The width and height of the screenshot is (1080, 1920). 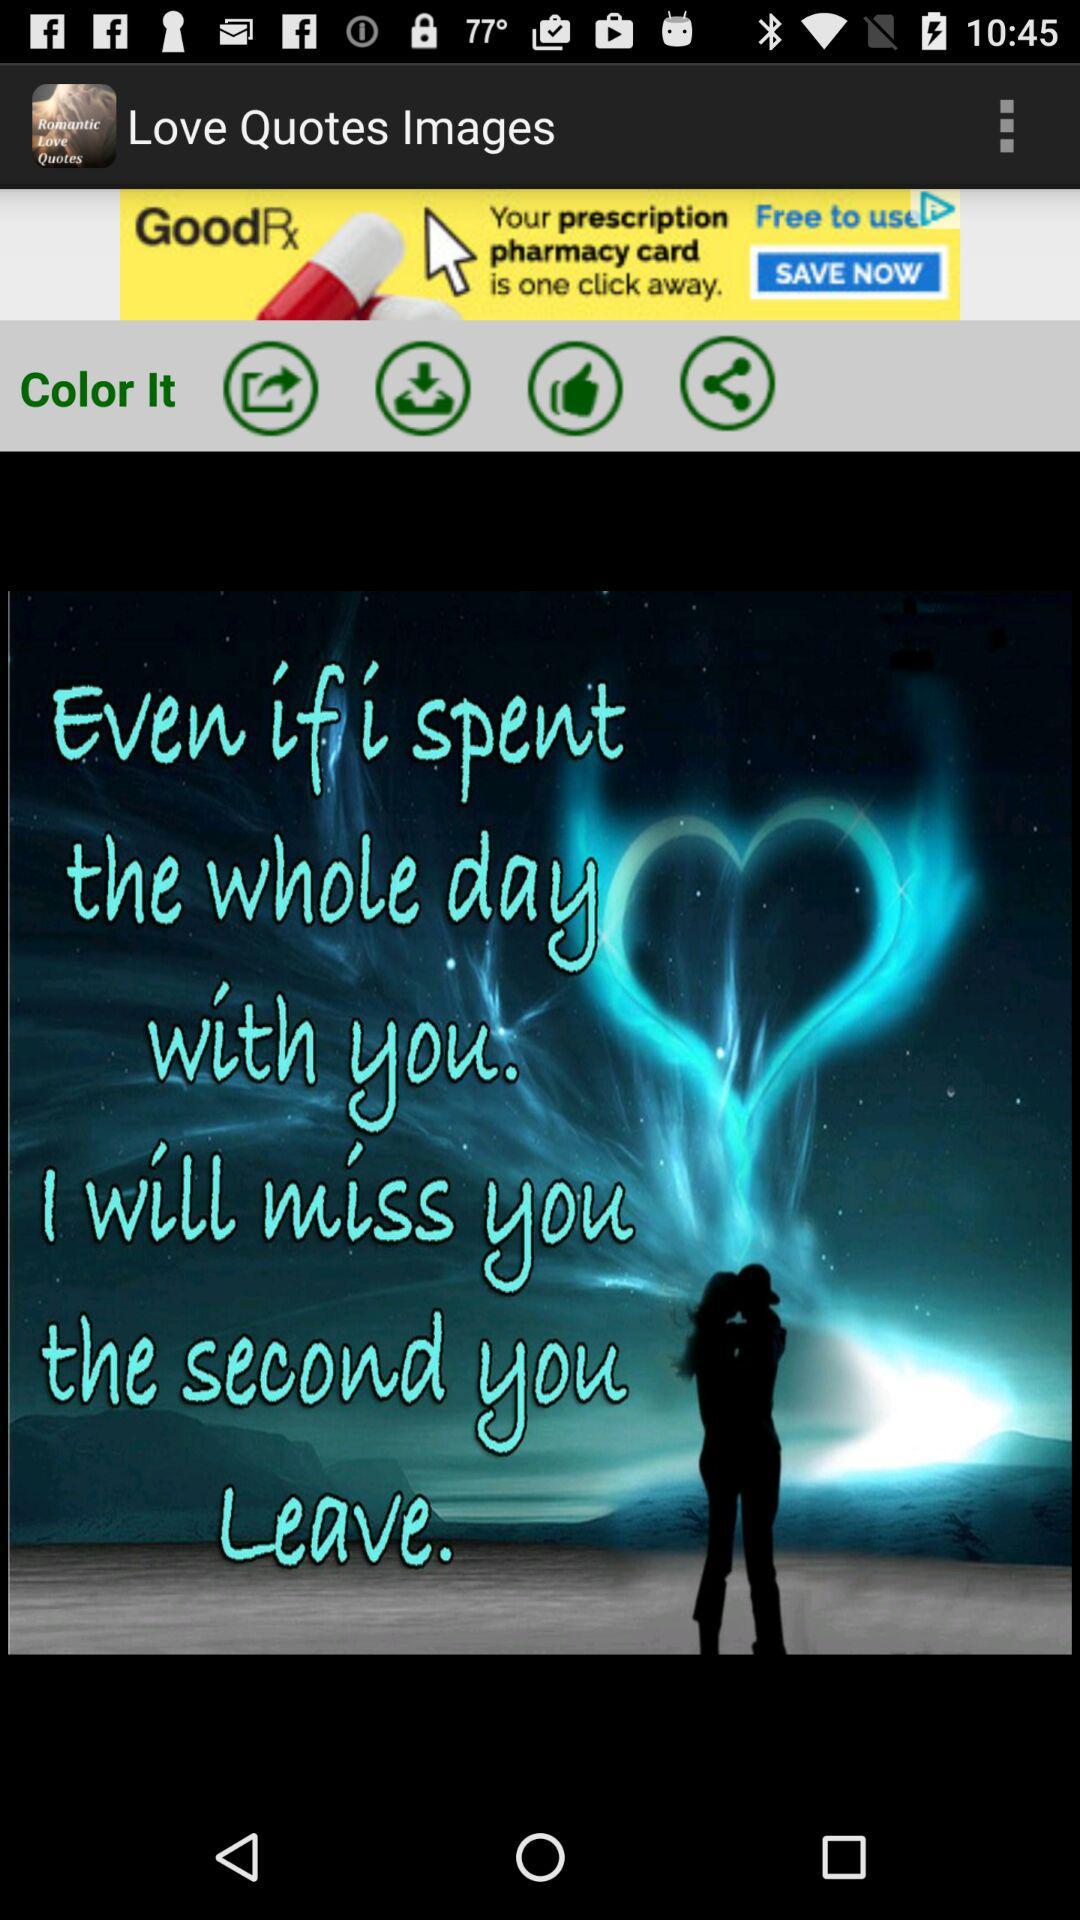 I want to click on the file_download icon, so click(x=422, y=414).